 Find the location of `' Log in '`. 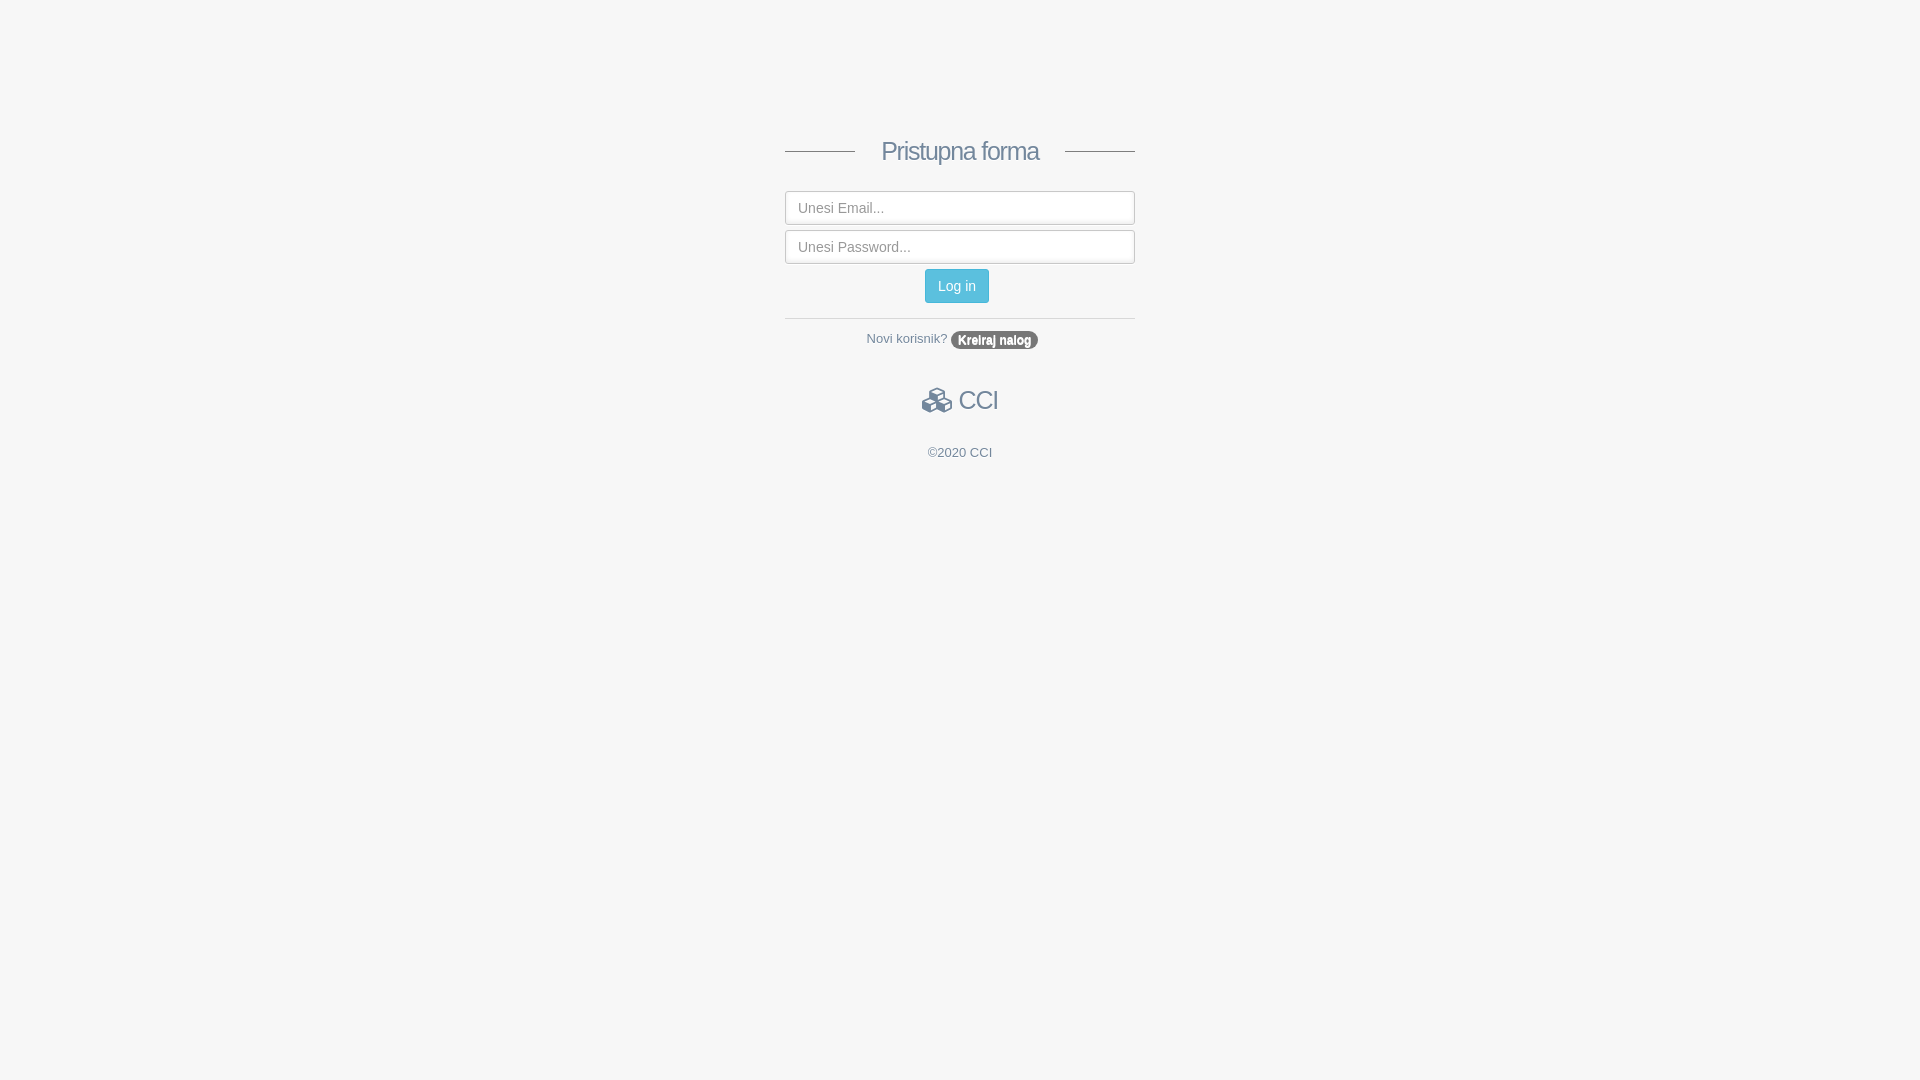

' Log in ' is located at coordinates (955, 285).